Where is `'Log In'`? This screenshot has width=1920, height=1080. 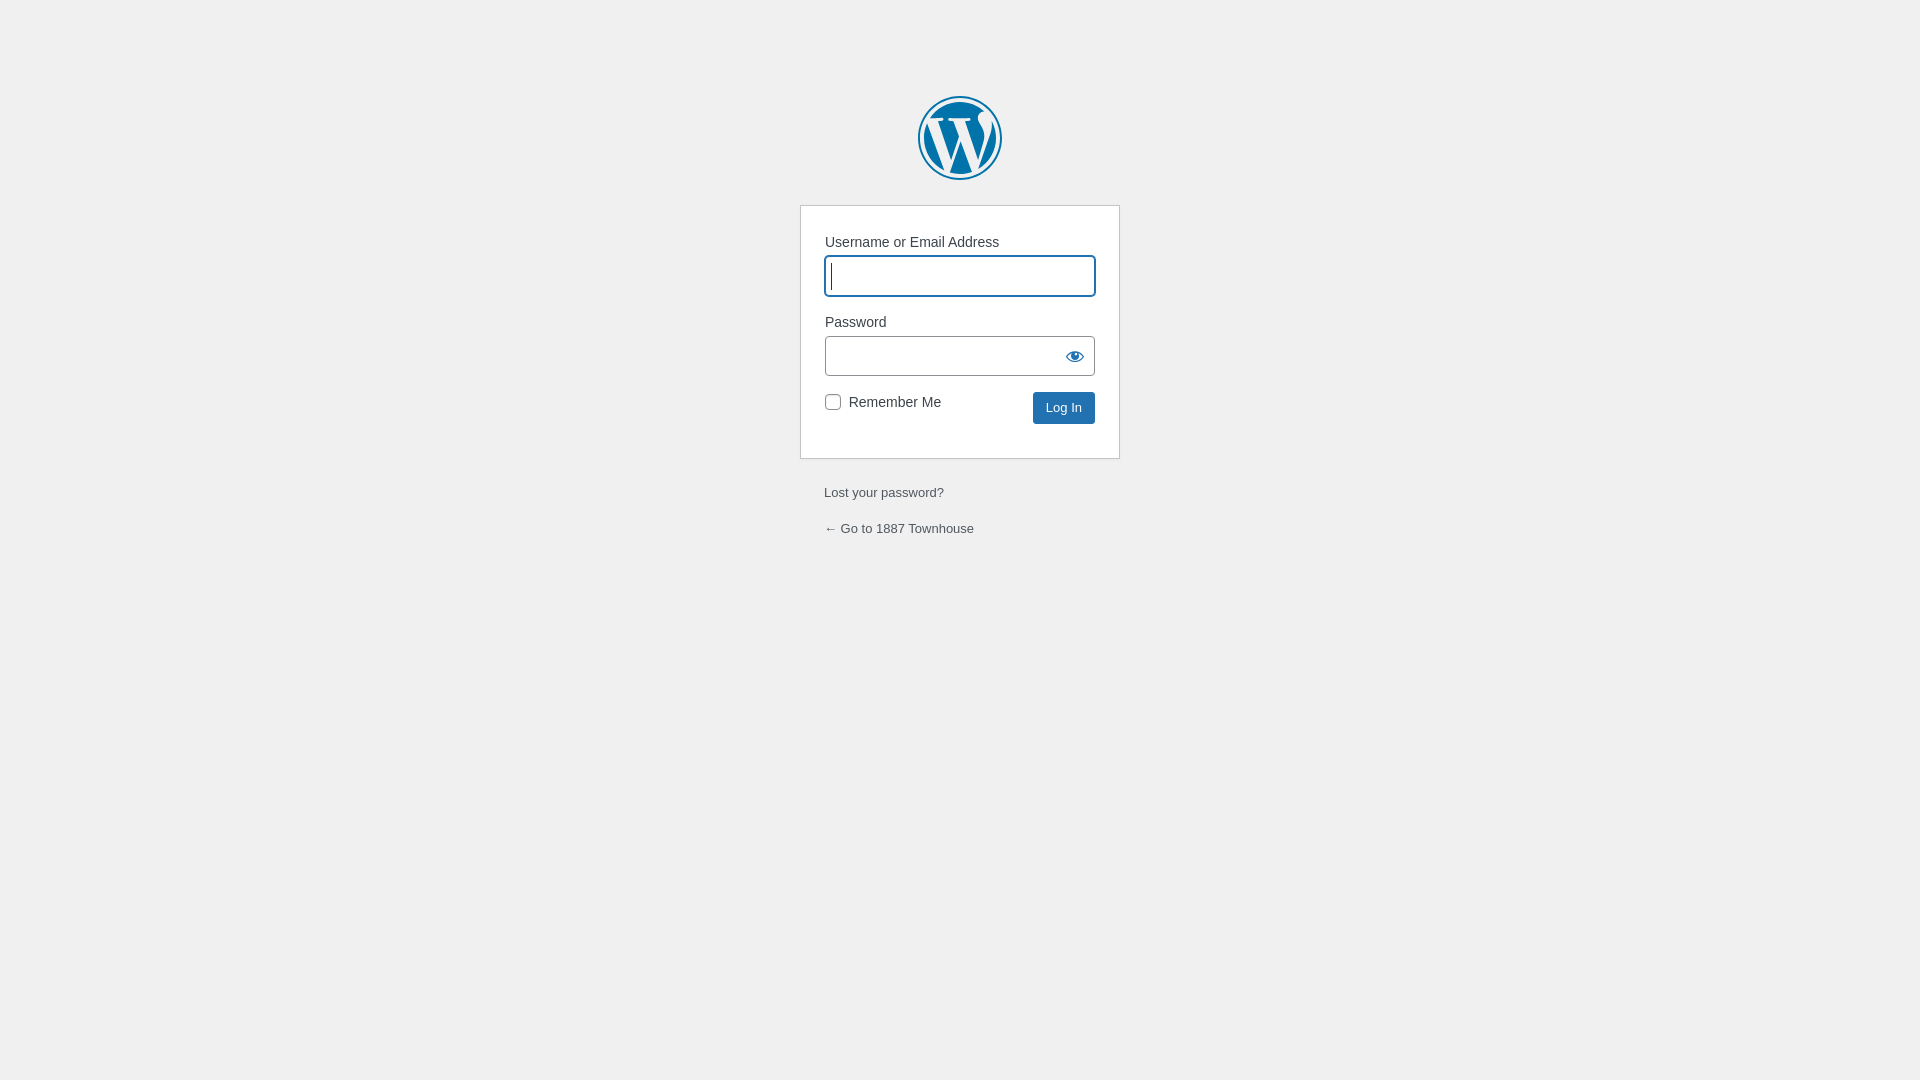
'Log In' is located at coordinates (1063, 407).